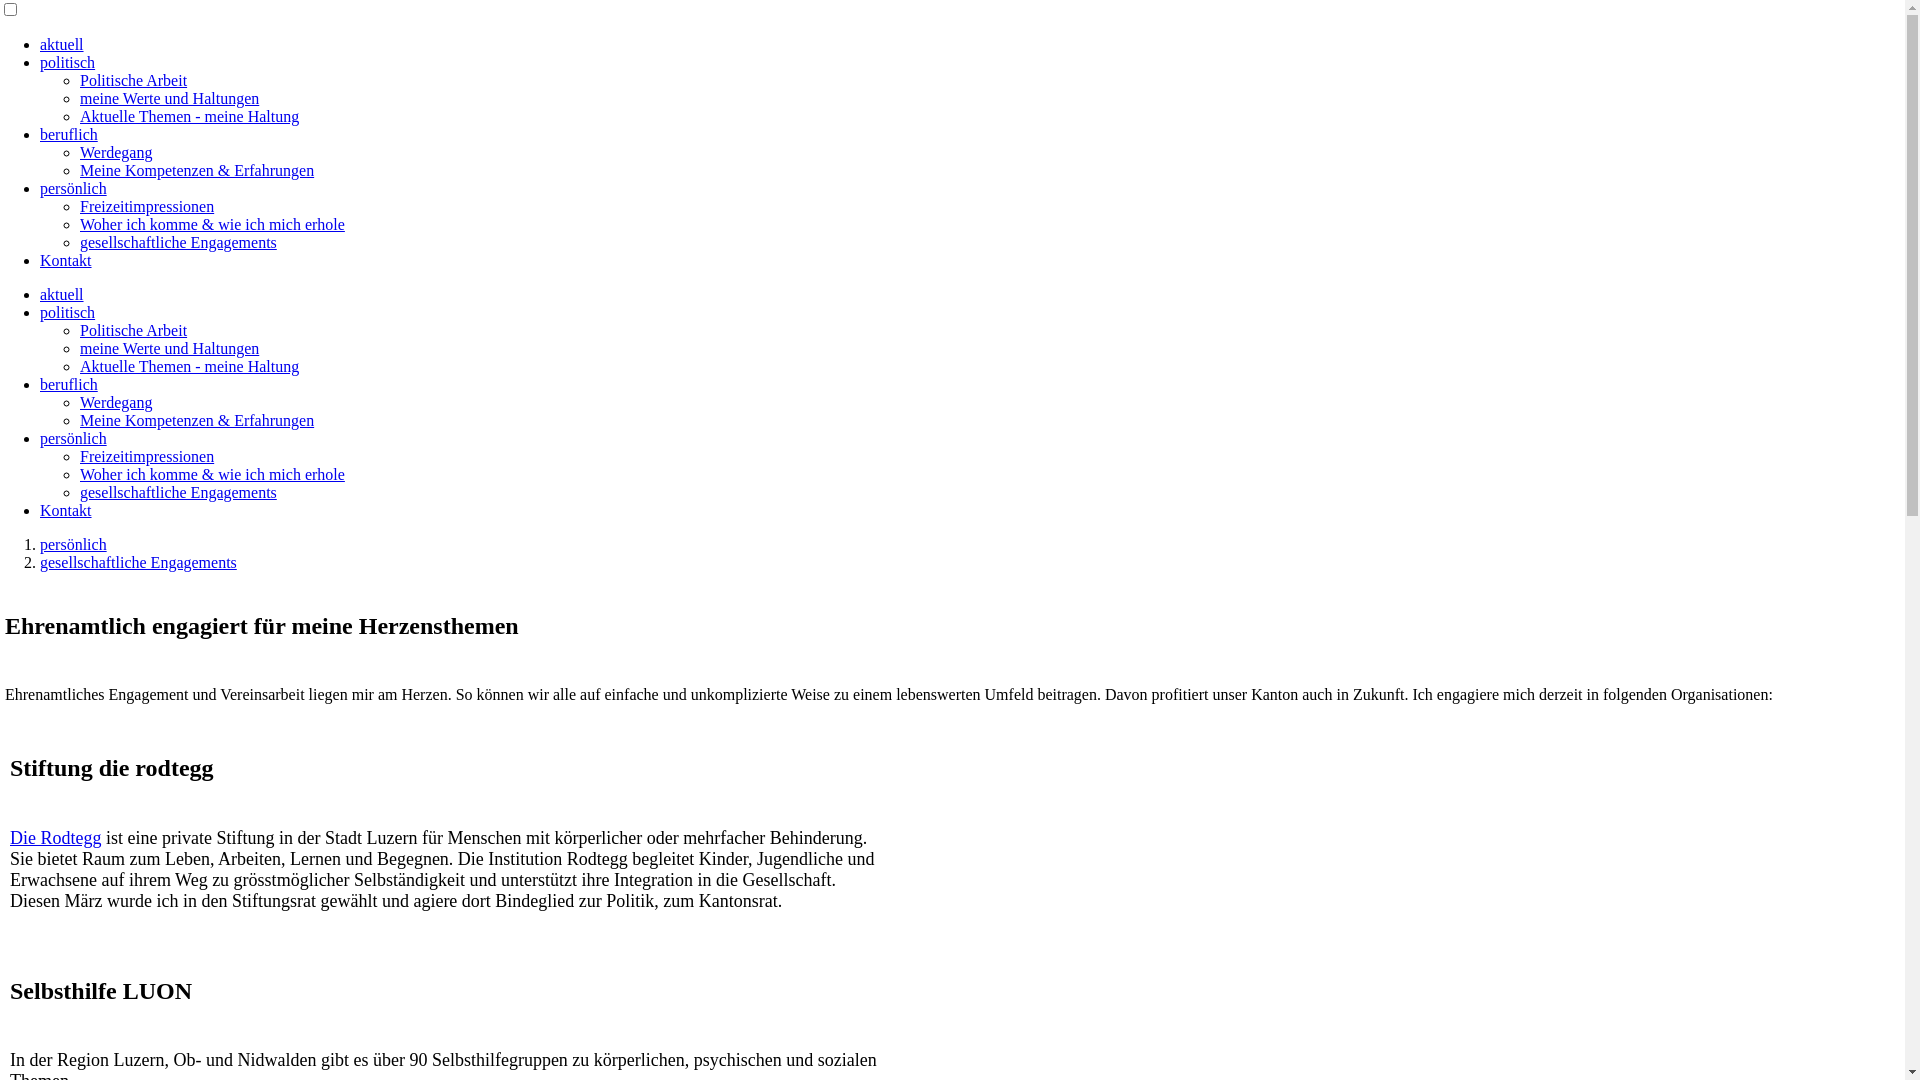 The image size is (1920, 1080). What do you see at coordinates (56, 837) in the screenshot?
I see `'Die Rodtegg'` at bounding box center [56, 837].